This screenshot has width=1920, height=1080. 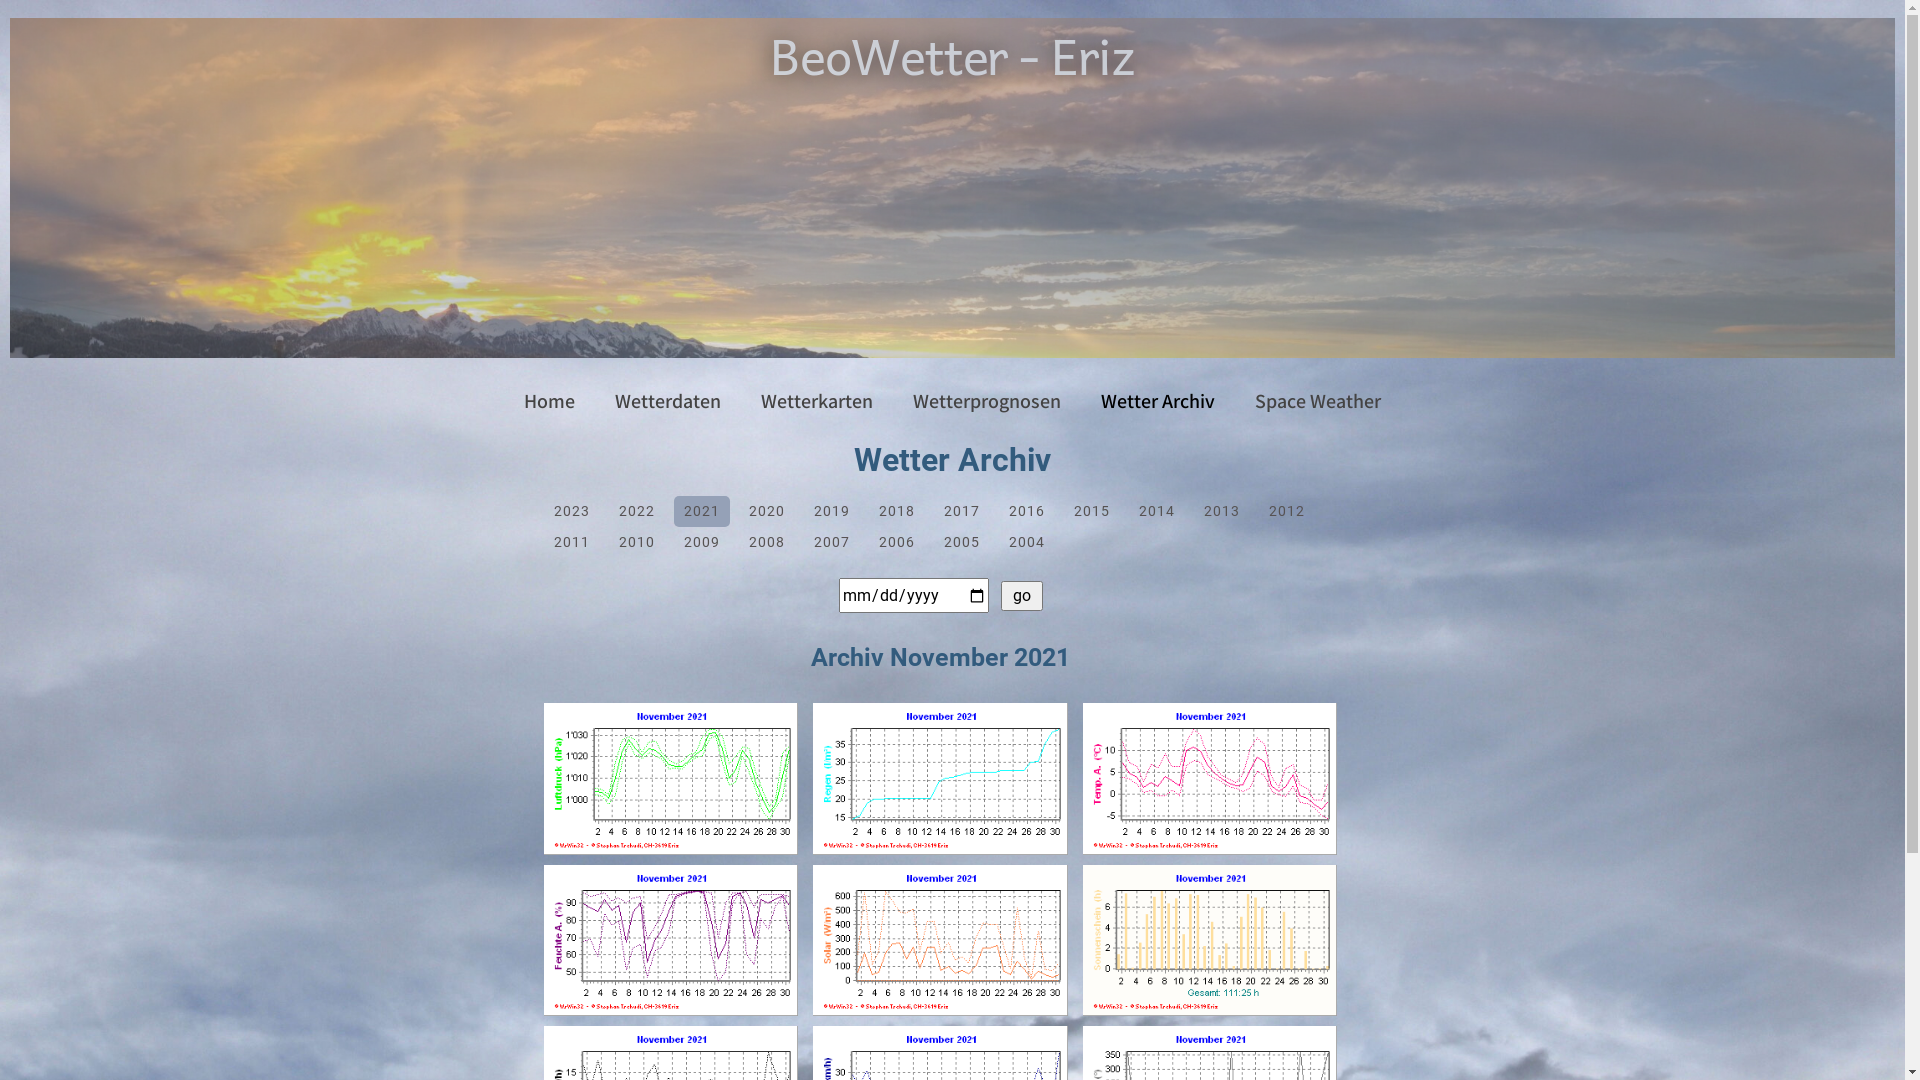 What do you see at coordinates (504, 401) in the screenshot?
I see `'Home'` at bounding box center [504, 401].